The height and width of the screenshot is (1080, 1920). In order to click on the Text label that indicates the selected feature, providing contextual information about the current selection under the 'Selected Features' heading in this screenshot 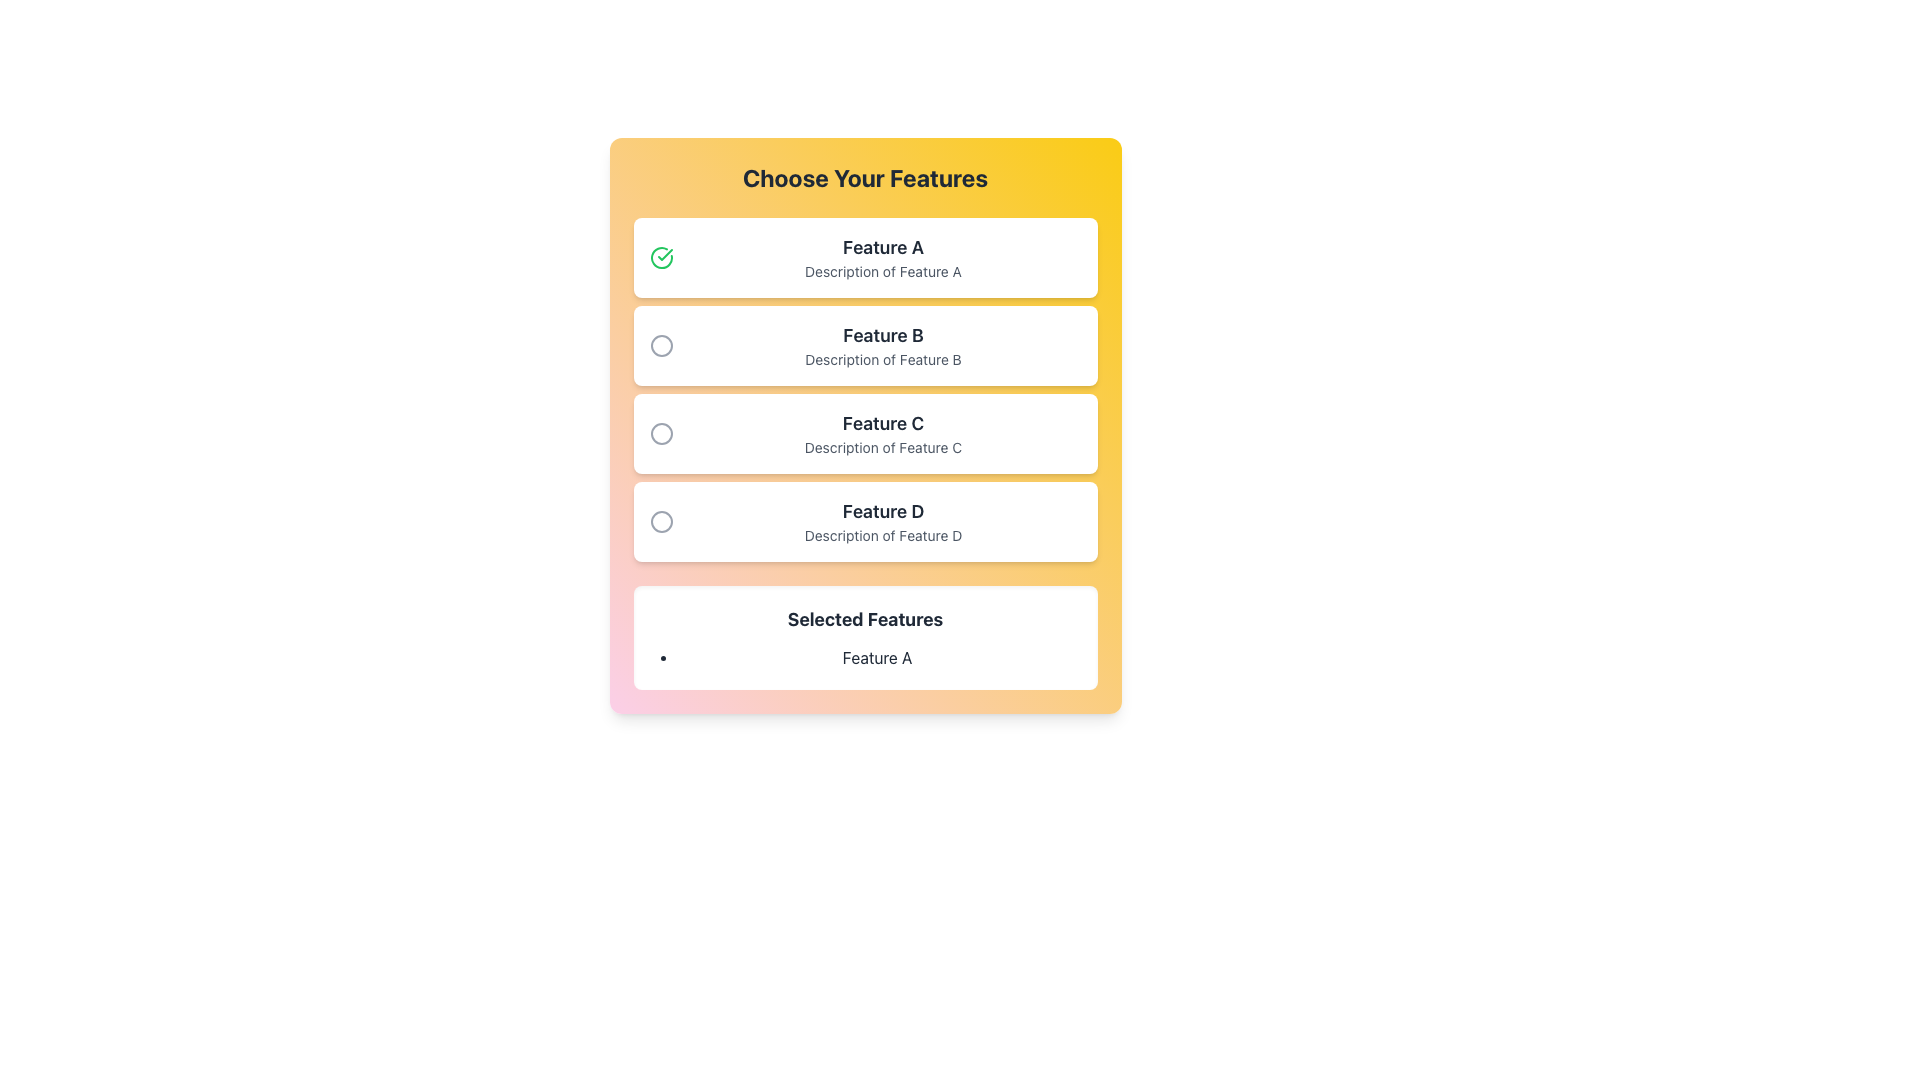, I will do `click(877, 658)`.